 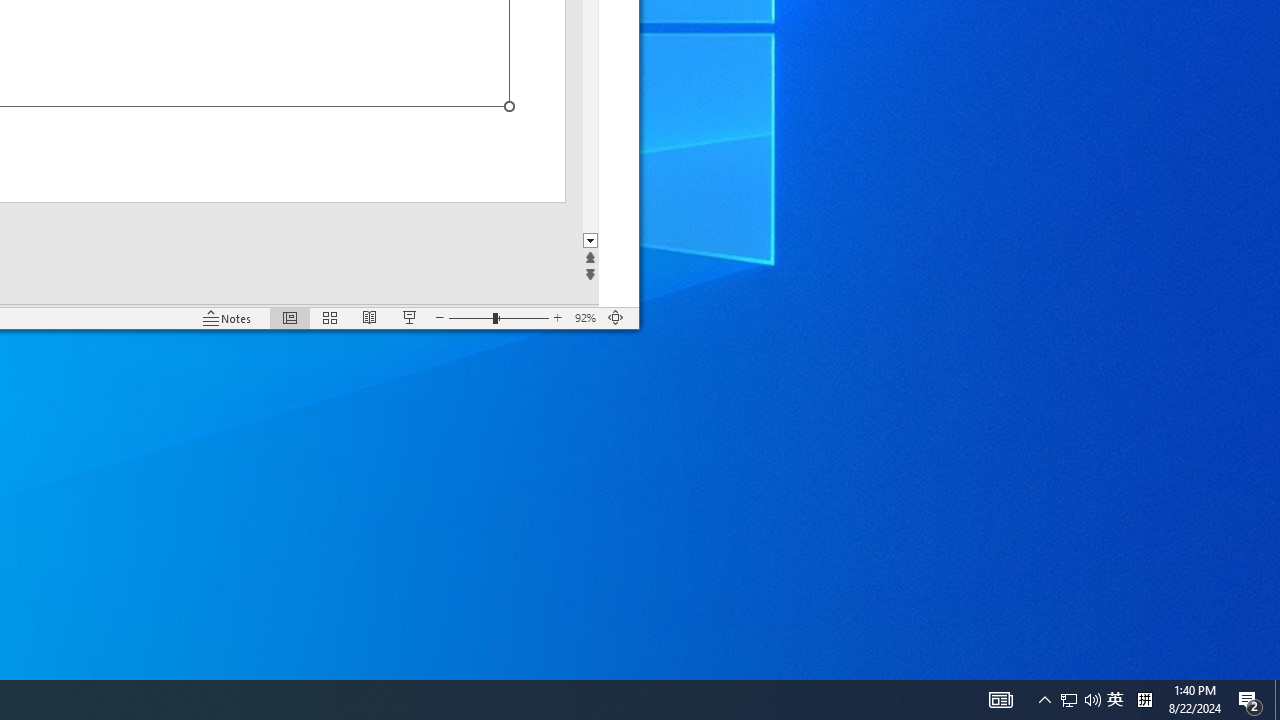 What do you see at coordinates (584, 317) in the screenshot?
I see `'Zoom 92%'` at bounding box center [584, 317].